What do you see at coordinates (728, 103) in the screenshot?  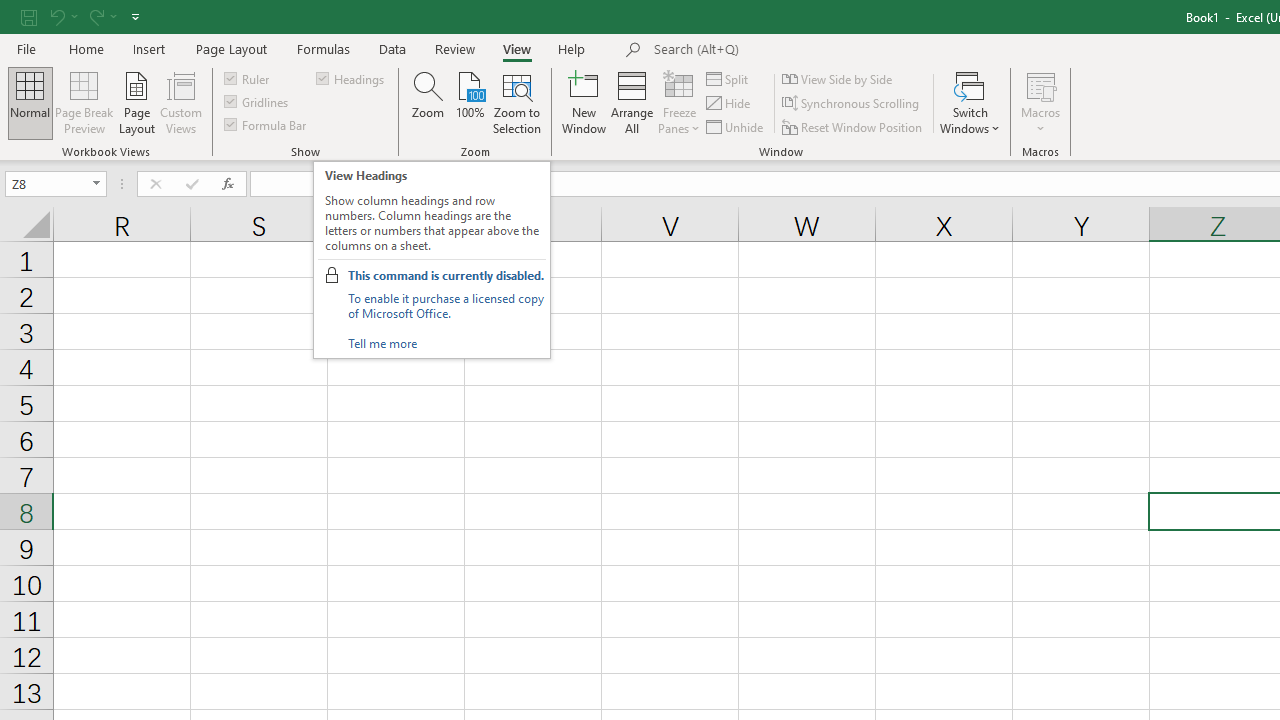 I see `'Hide'` at bounding box center [728, 103].